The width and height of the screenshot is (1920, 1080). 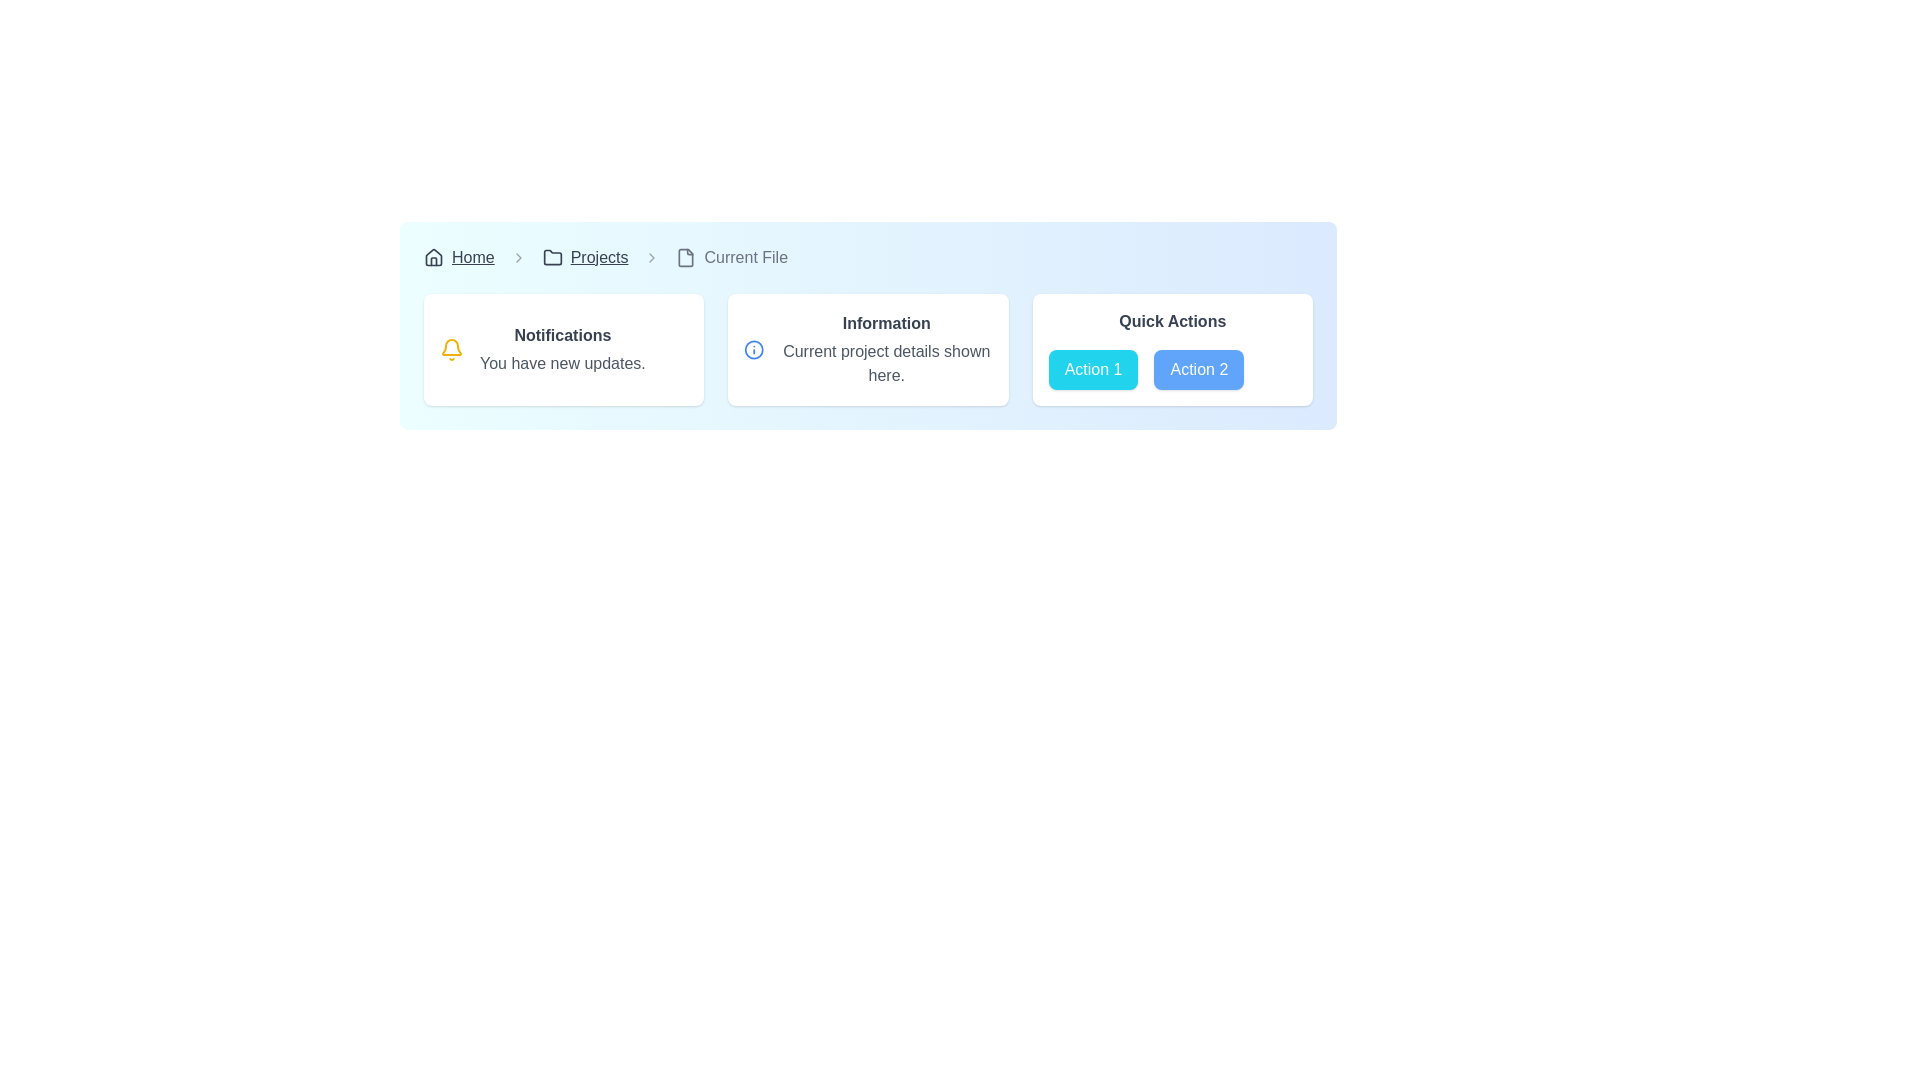 I want to click on the Breadcrumb Label displaying 'Current File' which is styled with the class name 'ml-2' and appears in light gray text, indicating its inactive or informational nature, so click(x=745, y=257).